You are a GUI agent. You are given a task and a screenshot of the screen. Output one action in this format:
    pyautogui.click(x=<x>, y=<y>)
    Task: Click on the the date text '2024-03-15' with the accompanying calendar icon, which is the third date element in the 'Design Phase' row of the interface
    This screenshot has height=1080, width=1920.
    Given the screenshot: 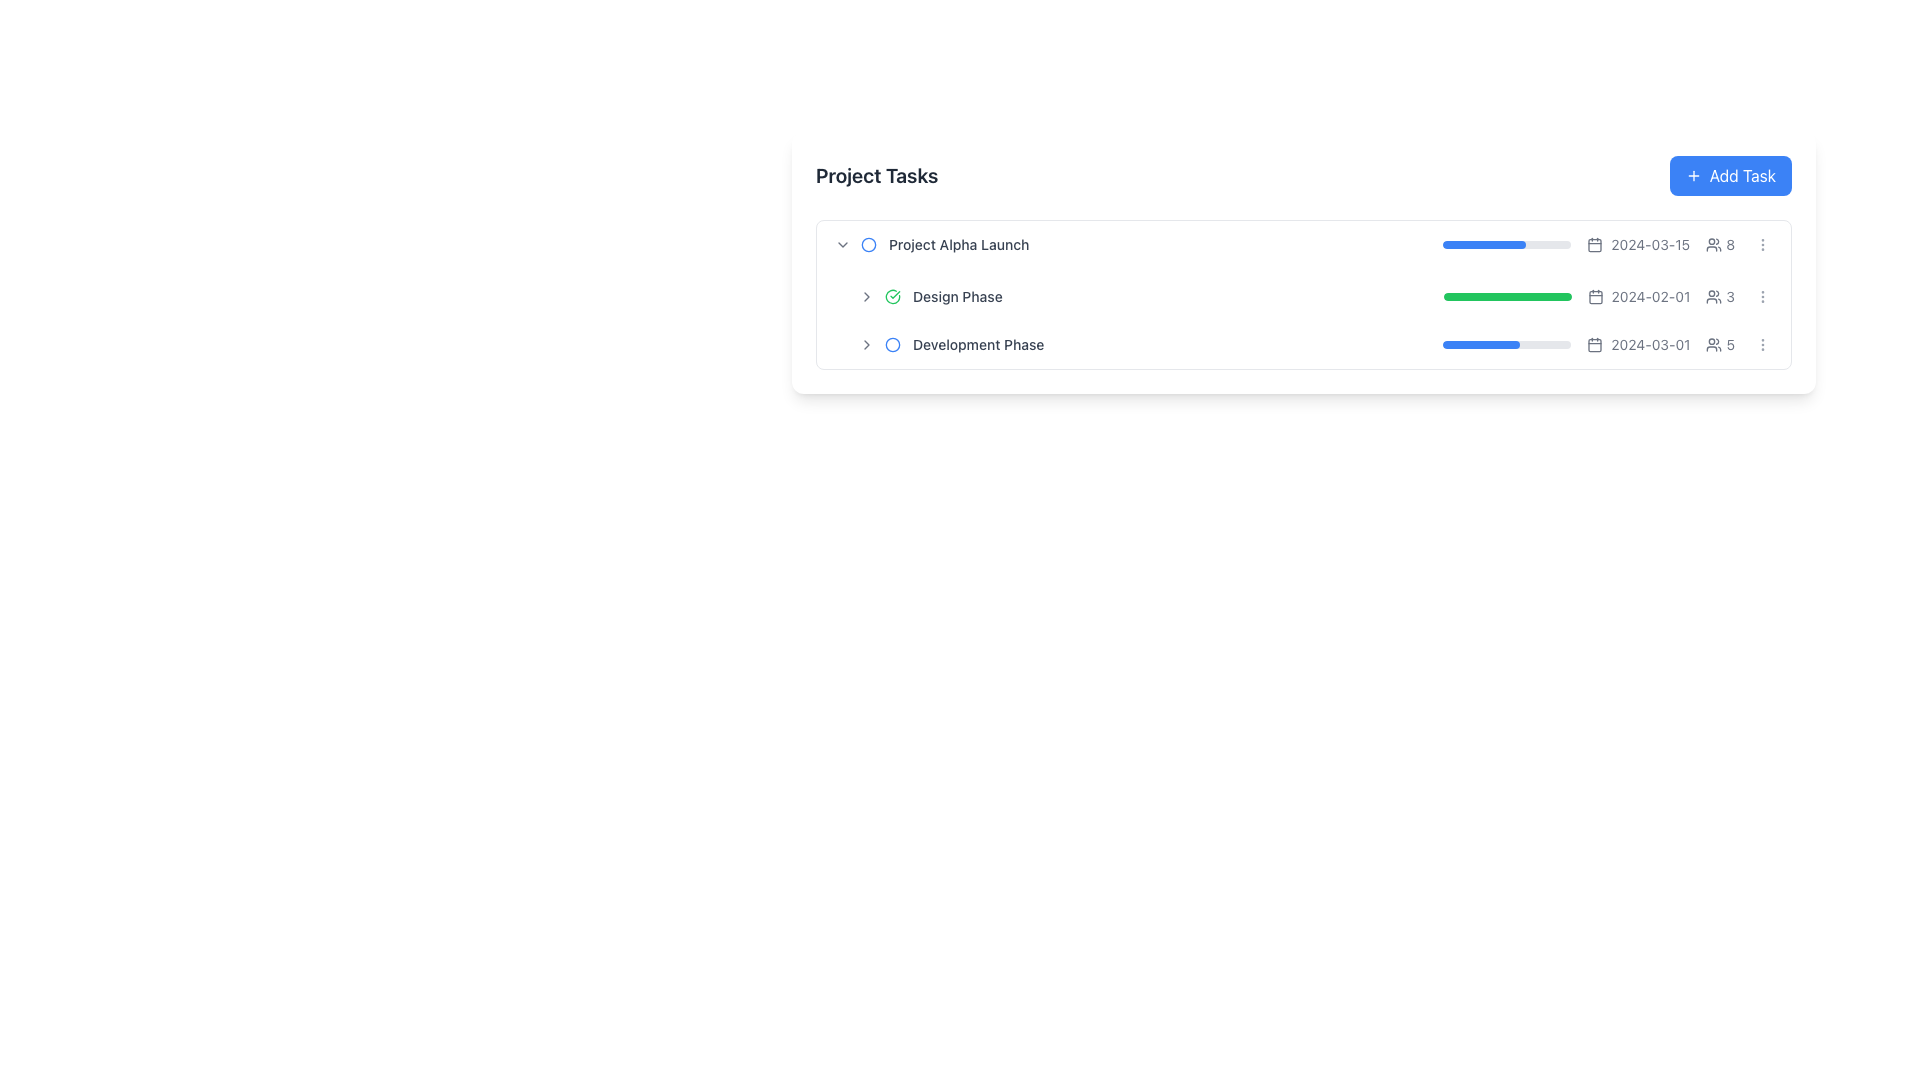 What is the action you would take?
    pyautogui.click(x=1638, y=244)
    